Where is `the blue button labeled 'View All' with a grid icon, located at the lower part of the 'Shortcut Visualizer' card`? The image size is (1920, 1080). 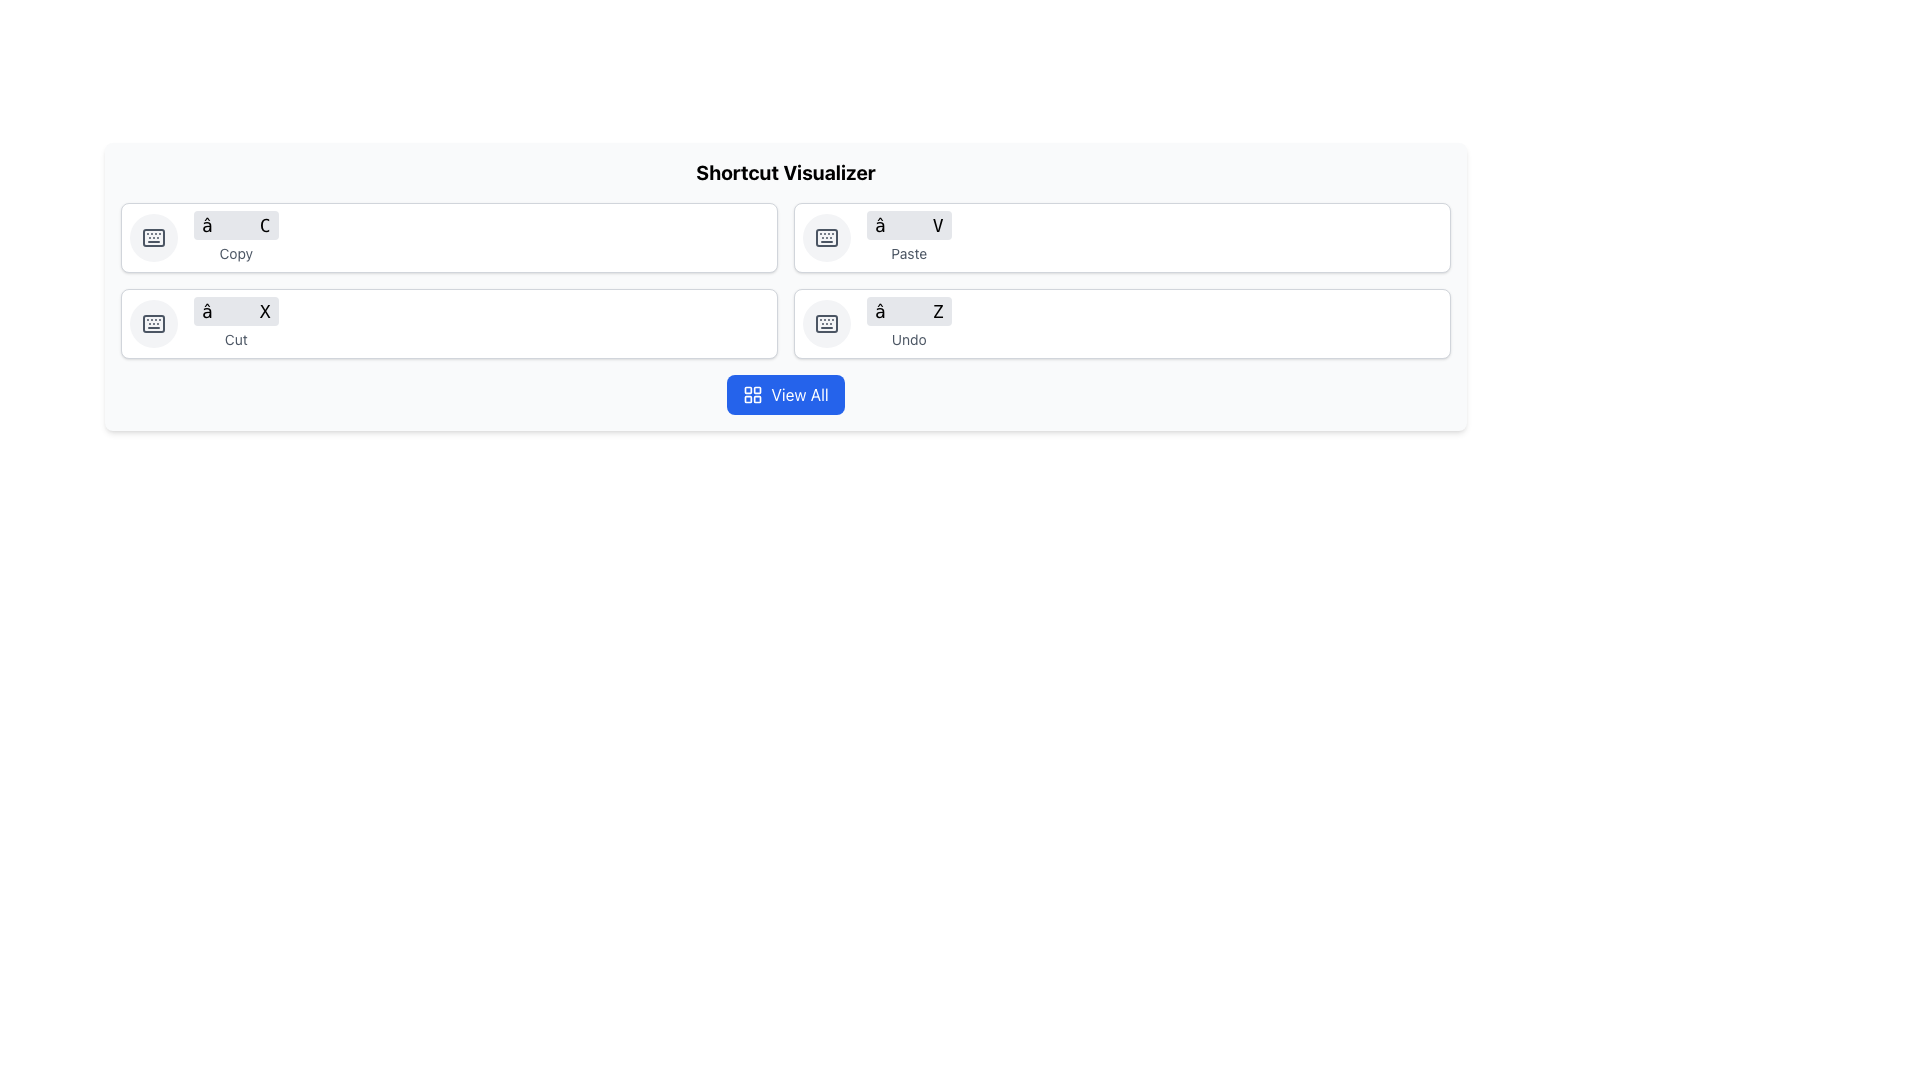 the blue button labeled 'View All' with a grid icon, located at the lower part of the 'Shortcut Visualizer' card is located at coordinates (785, 394).